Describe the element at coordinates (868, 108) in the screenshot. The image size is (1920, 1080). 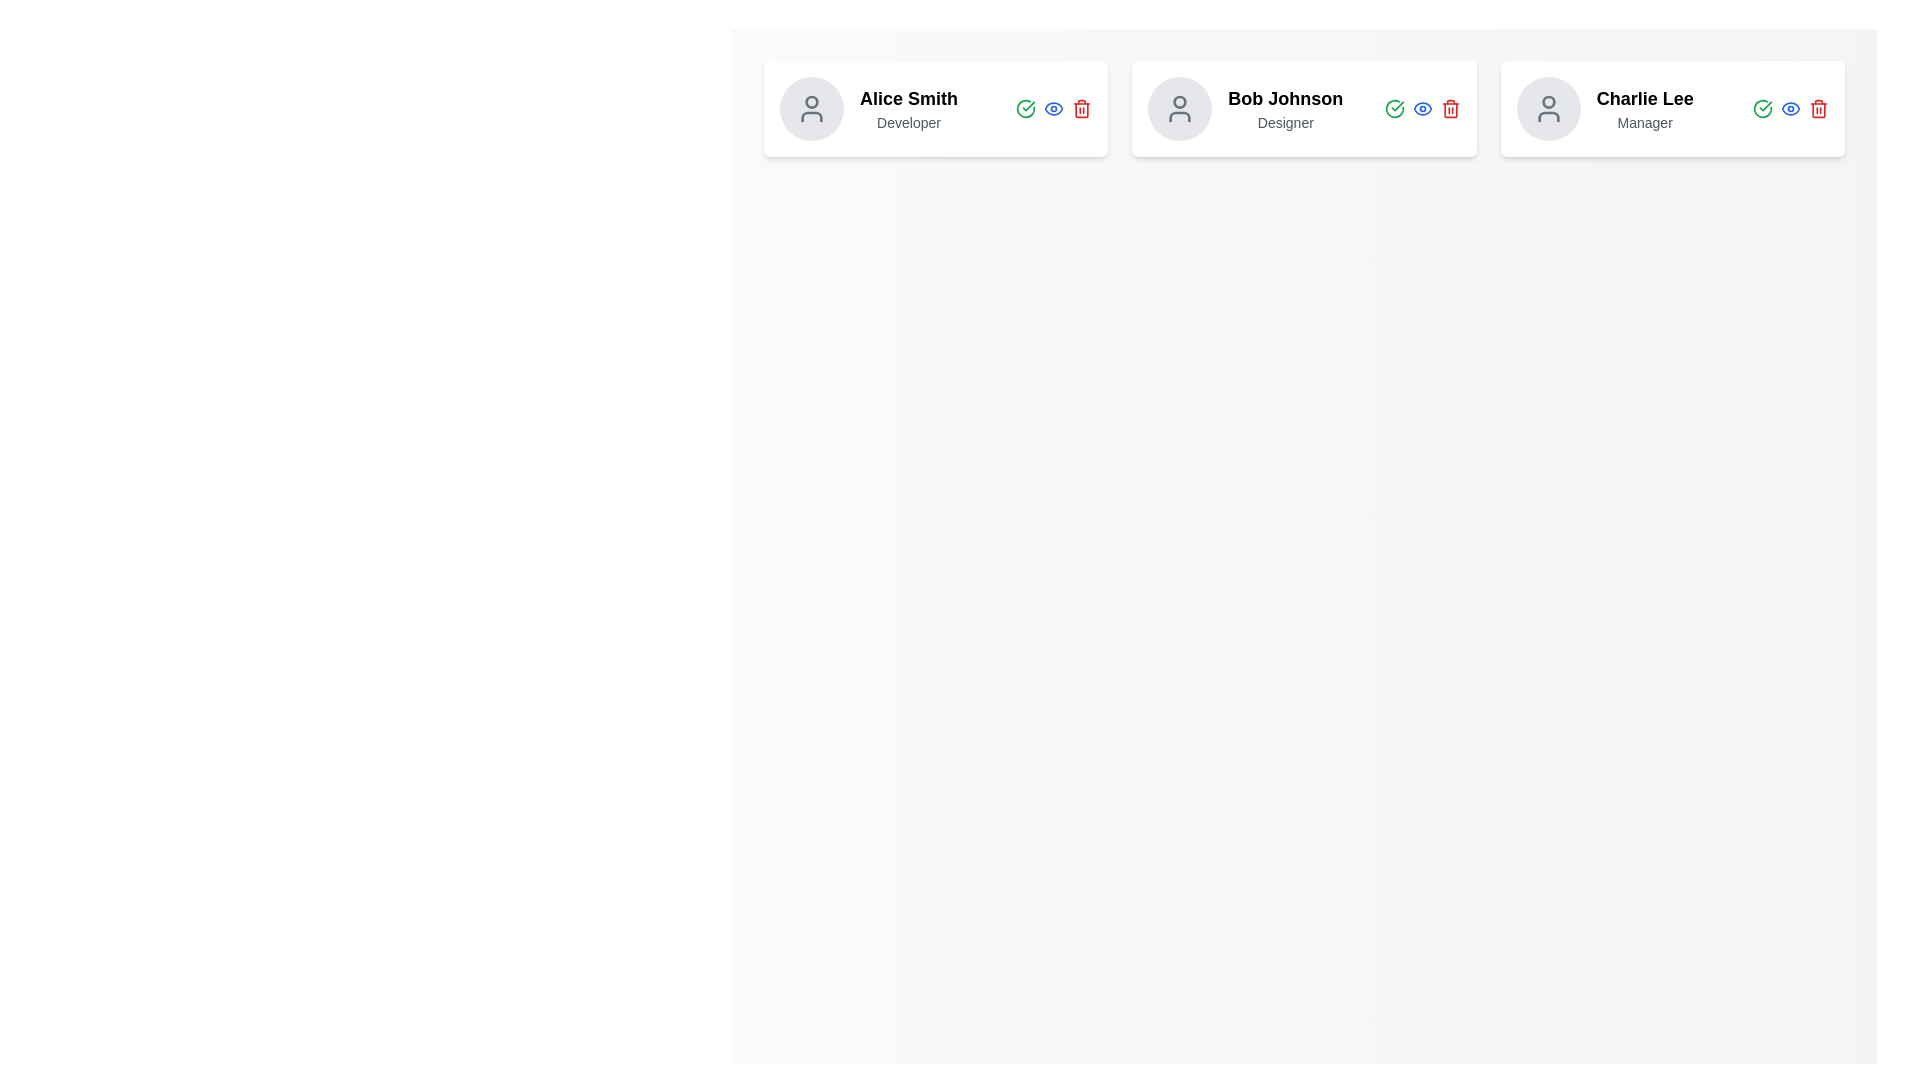
I see `the User Profile Card featuring a circular avatar with a gray background and the name 'Alice Smith' in bold` at that location.